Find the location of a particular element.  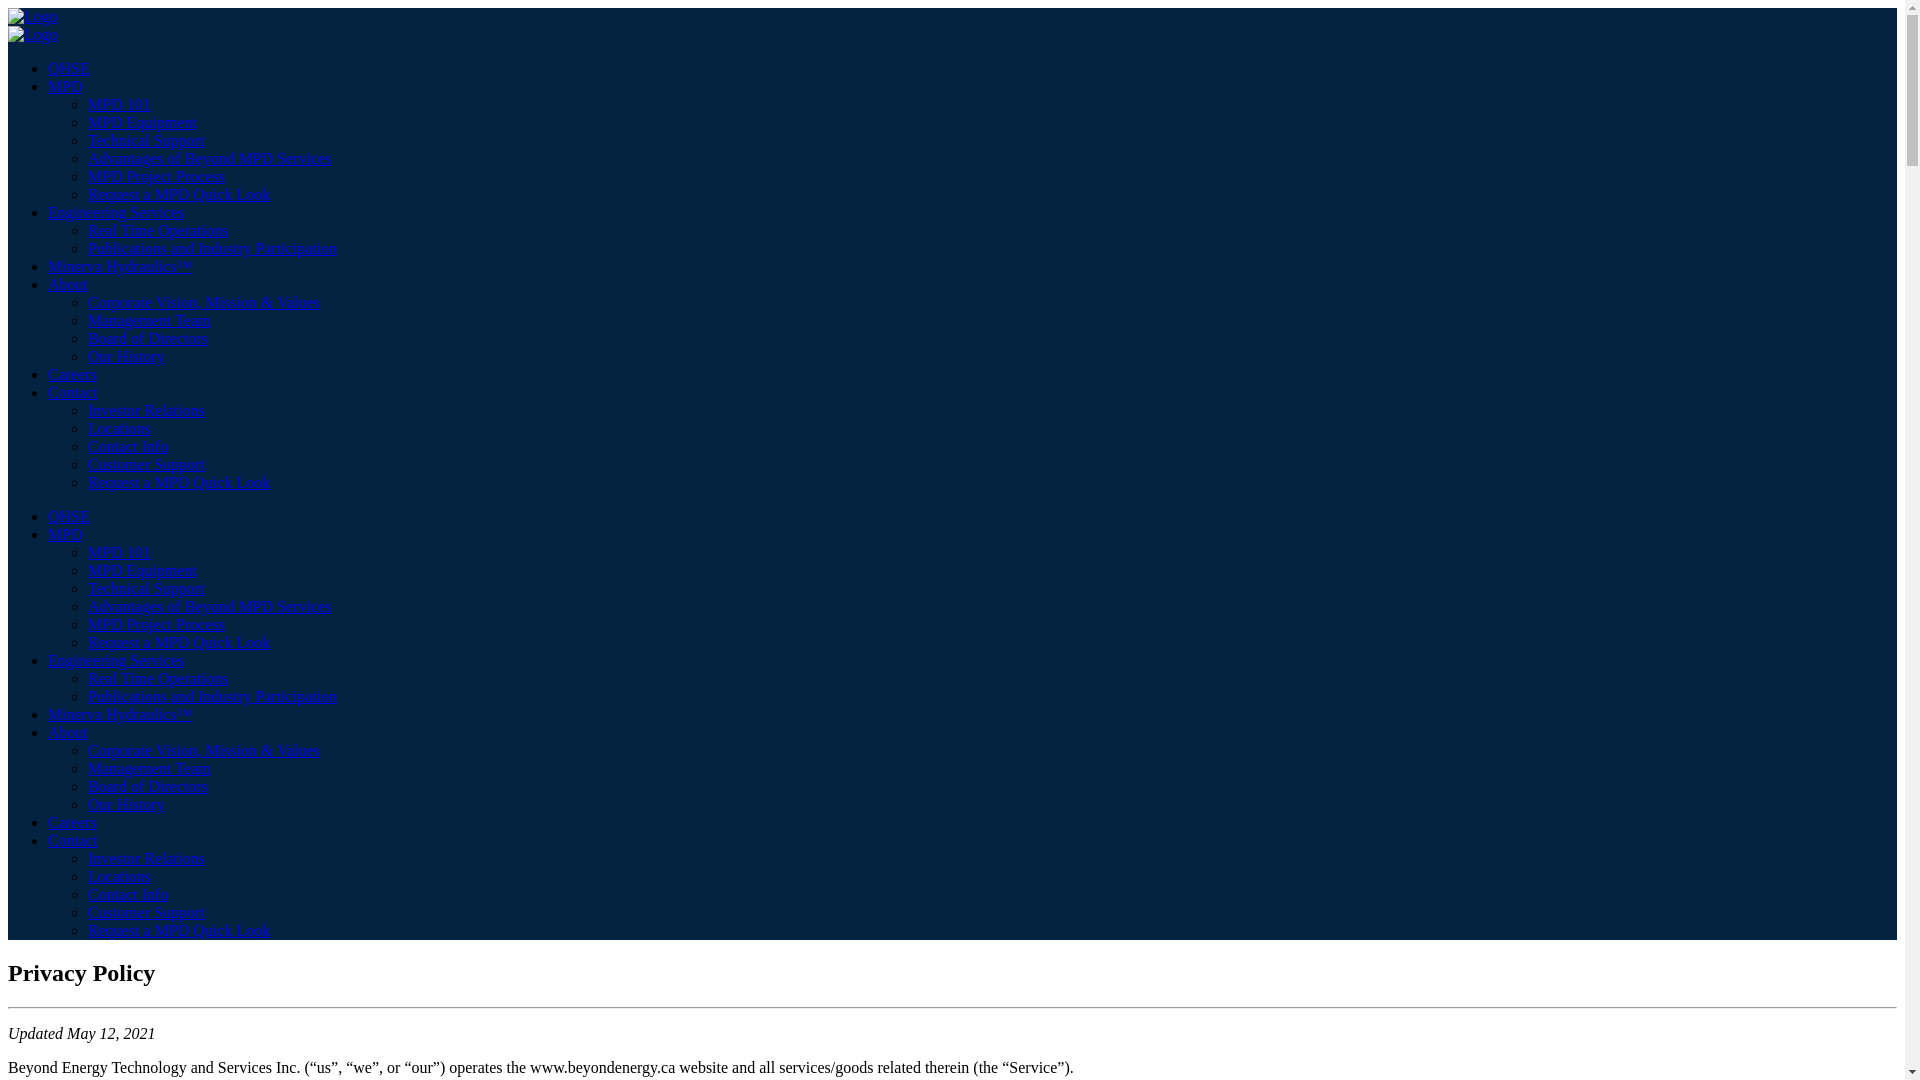

'MPD Equipment' is located at coordinates (141, 570).